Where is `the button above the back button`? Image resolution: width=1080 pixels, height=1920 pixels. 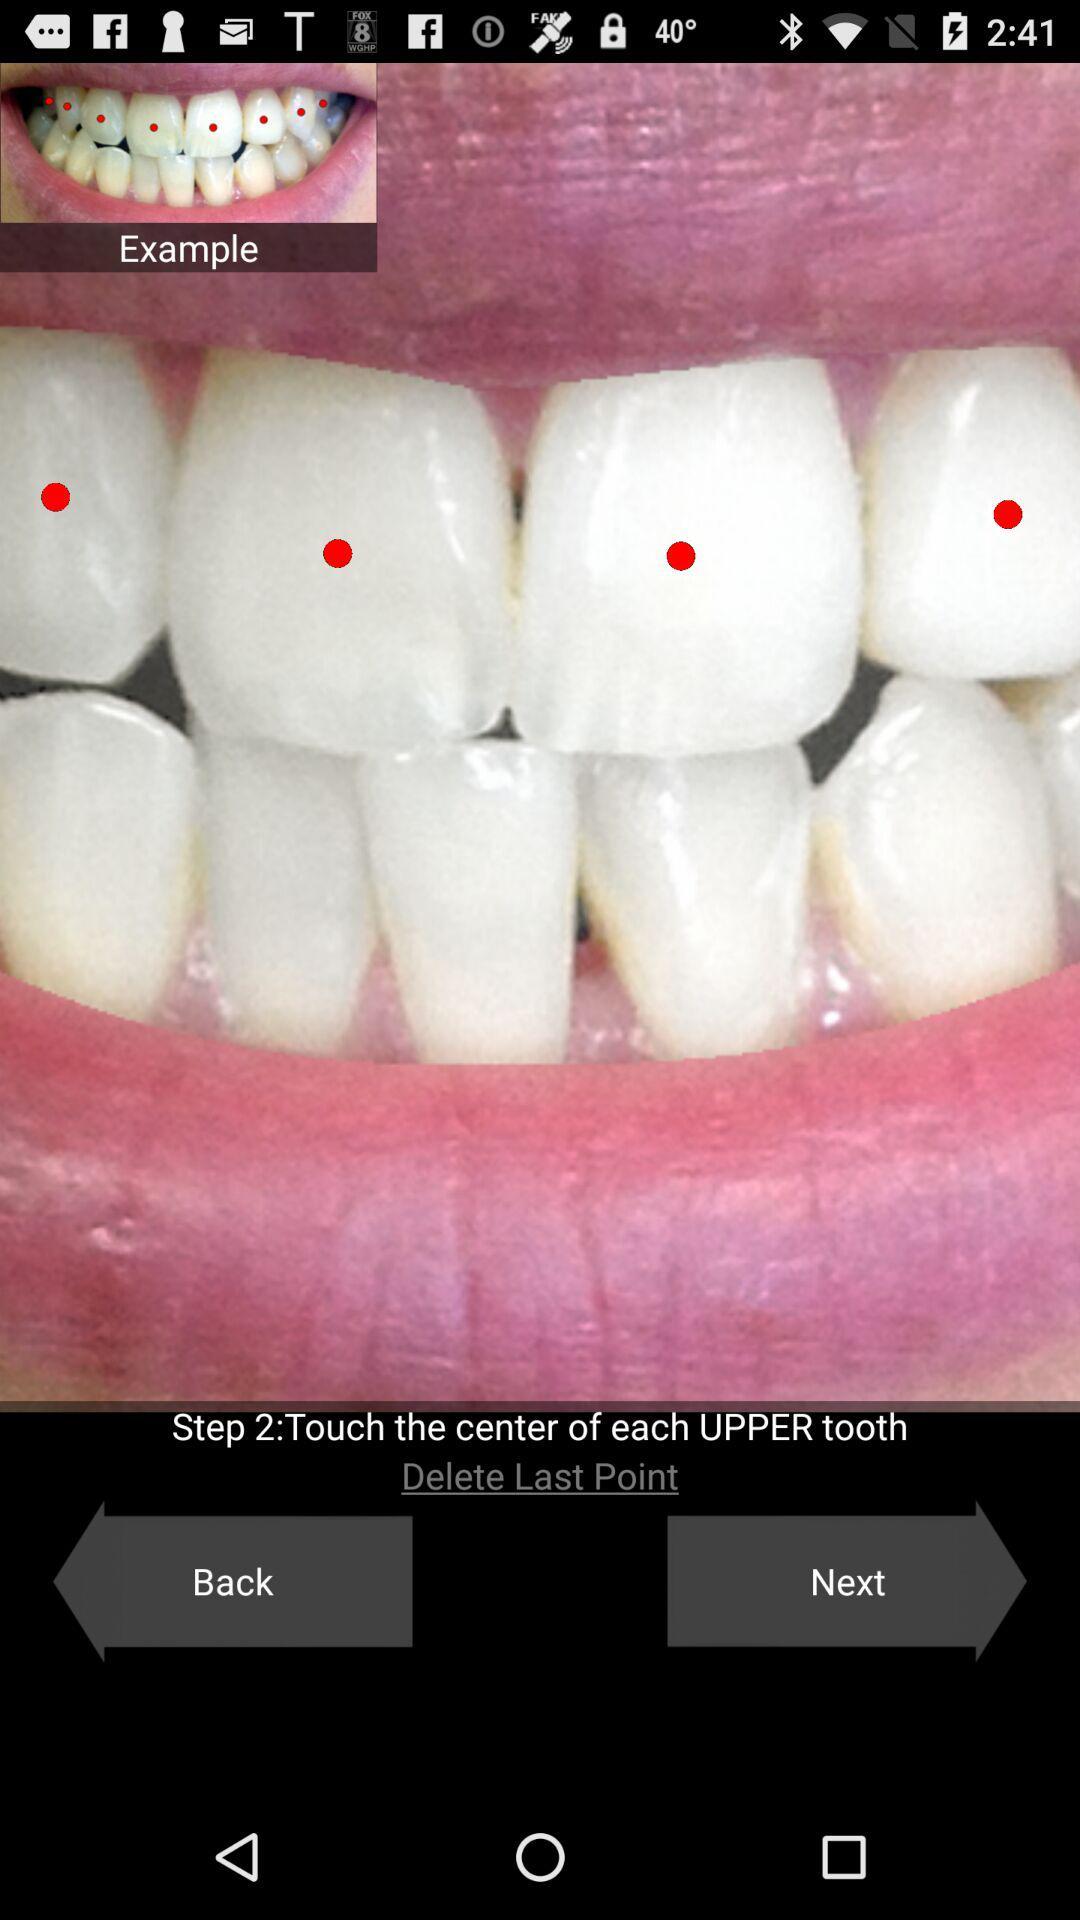 the button above the back button is located at coordinates (540, 1475).